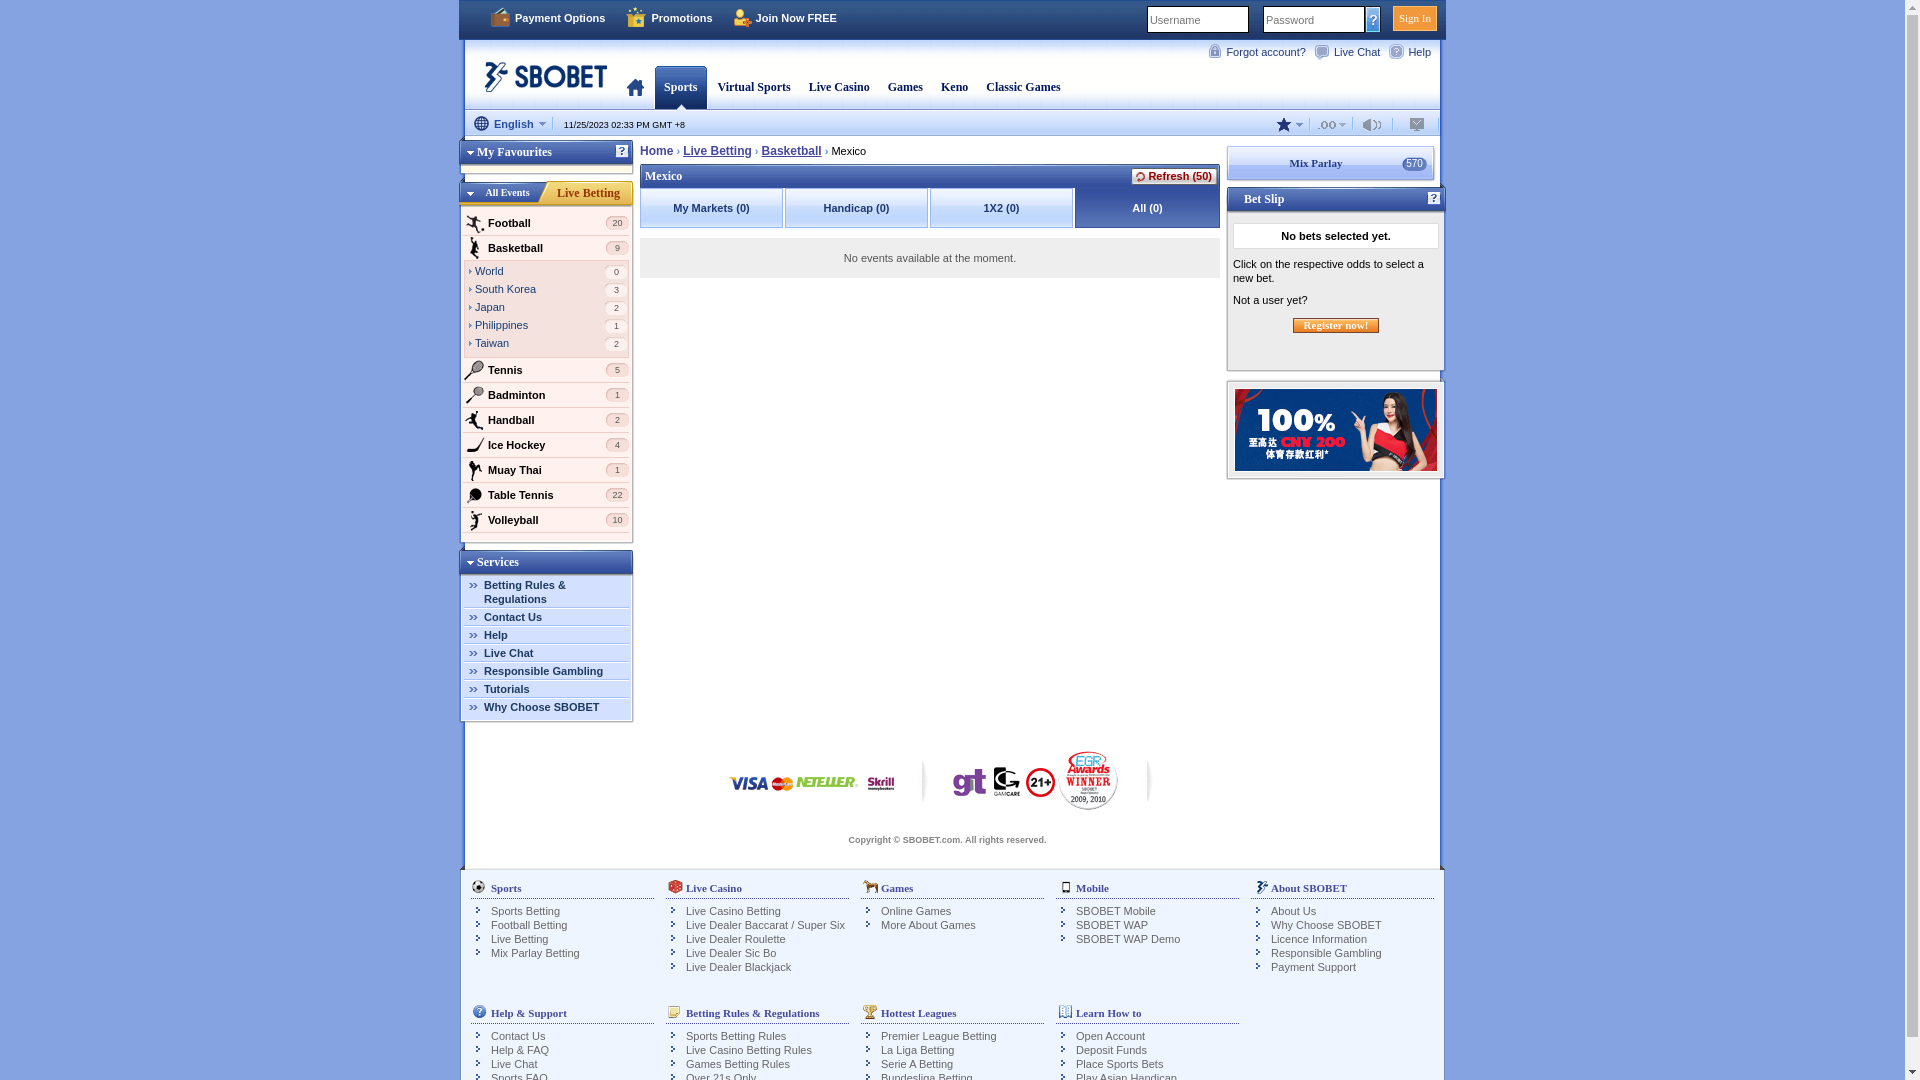 The image size is (1920, 1080). I want to click on 'Sign In', so click(1414, 18).